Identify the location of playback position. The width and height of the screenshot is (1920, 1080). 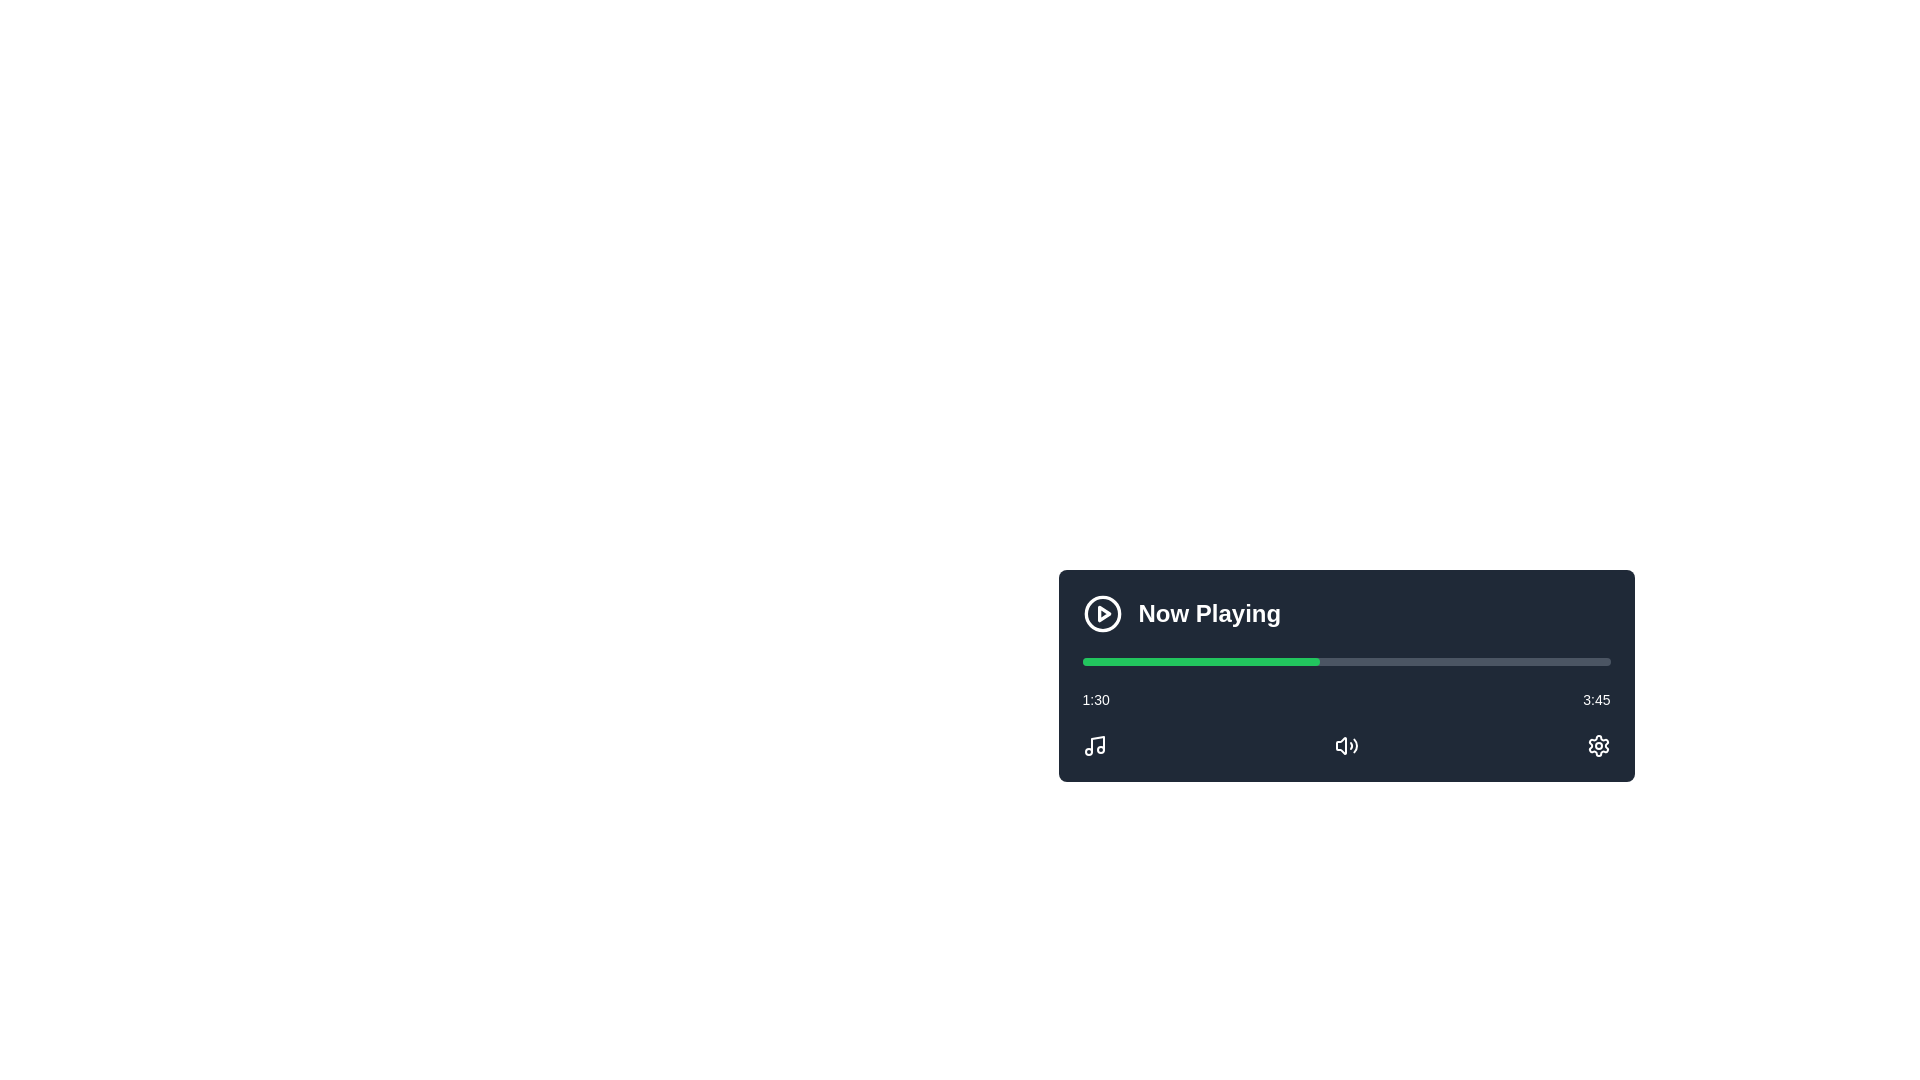
(1320, 662).